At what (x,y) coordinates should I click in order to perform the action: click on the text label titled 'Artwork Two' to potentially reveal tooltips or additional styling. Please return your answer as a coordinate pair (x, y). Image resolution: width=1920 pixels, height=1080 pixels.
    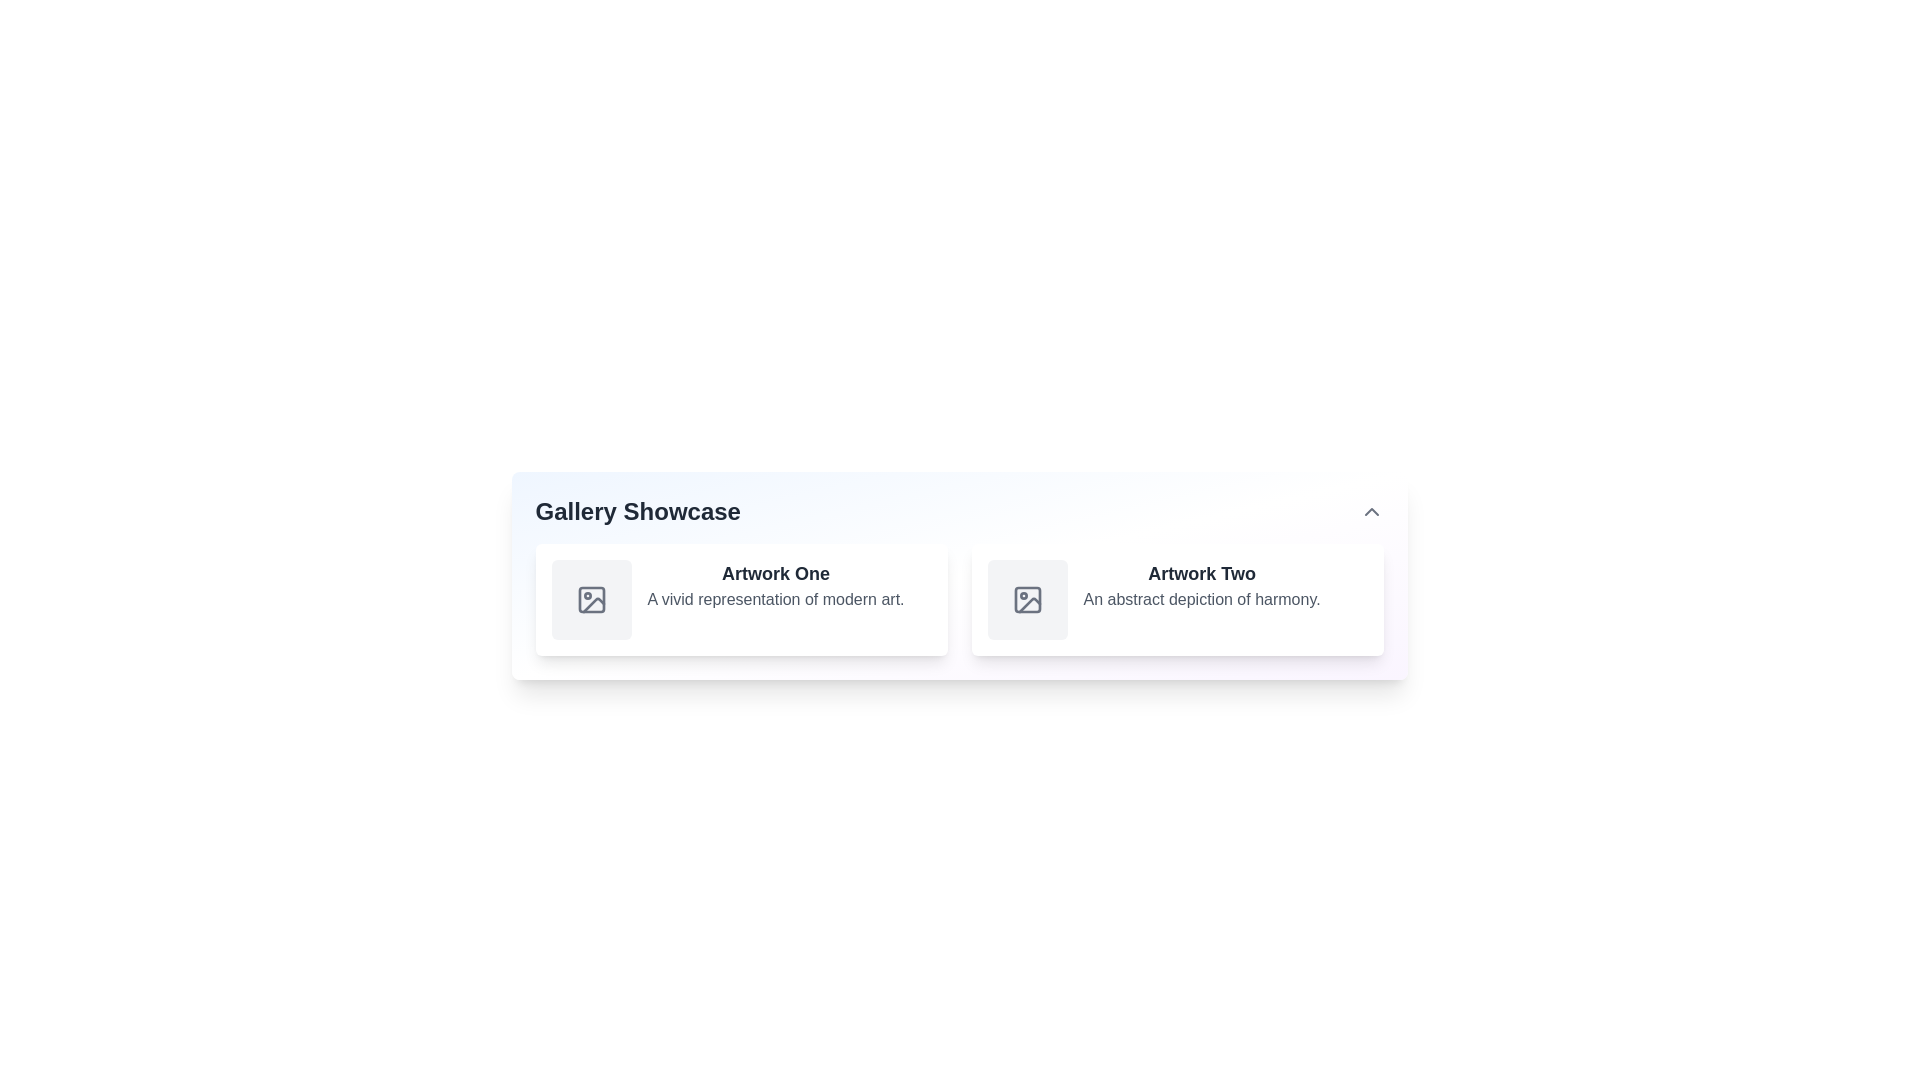
    Looking at the image, I should click on (1201, 574).